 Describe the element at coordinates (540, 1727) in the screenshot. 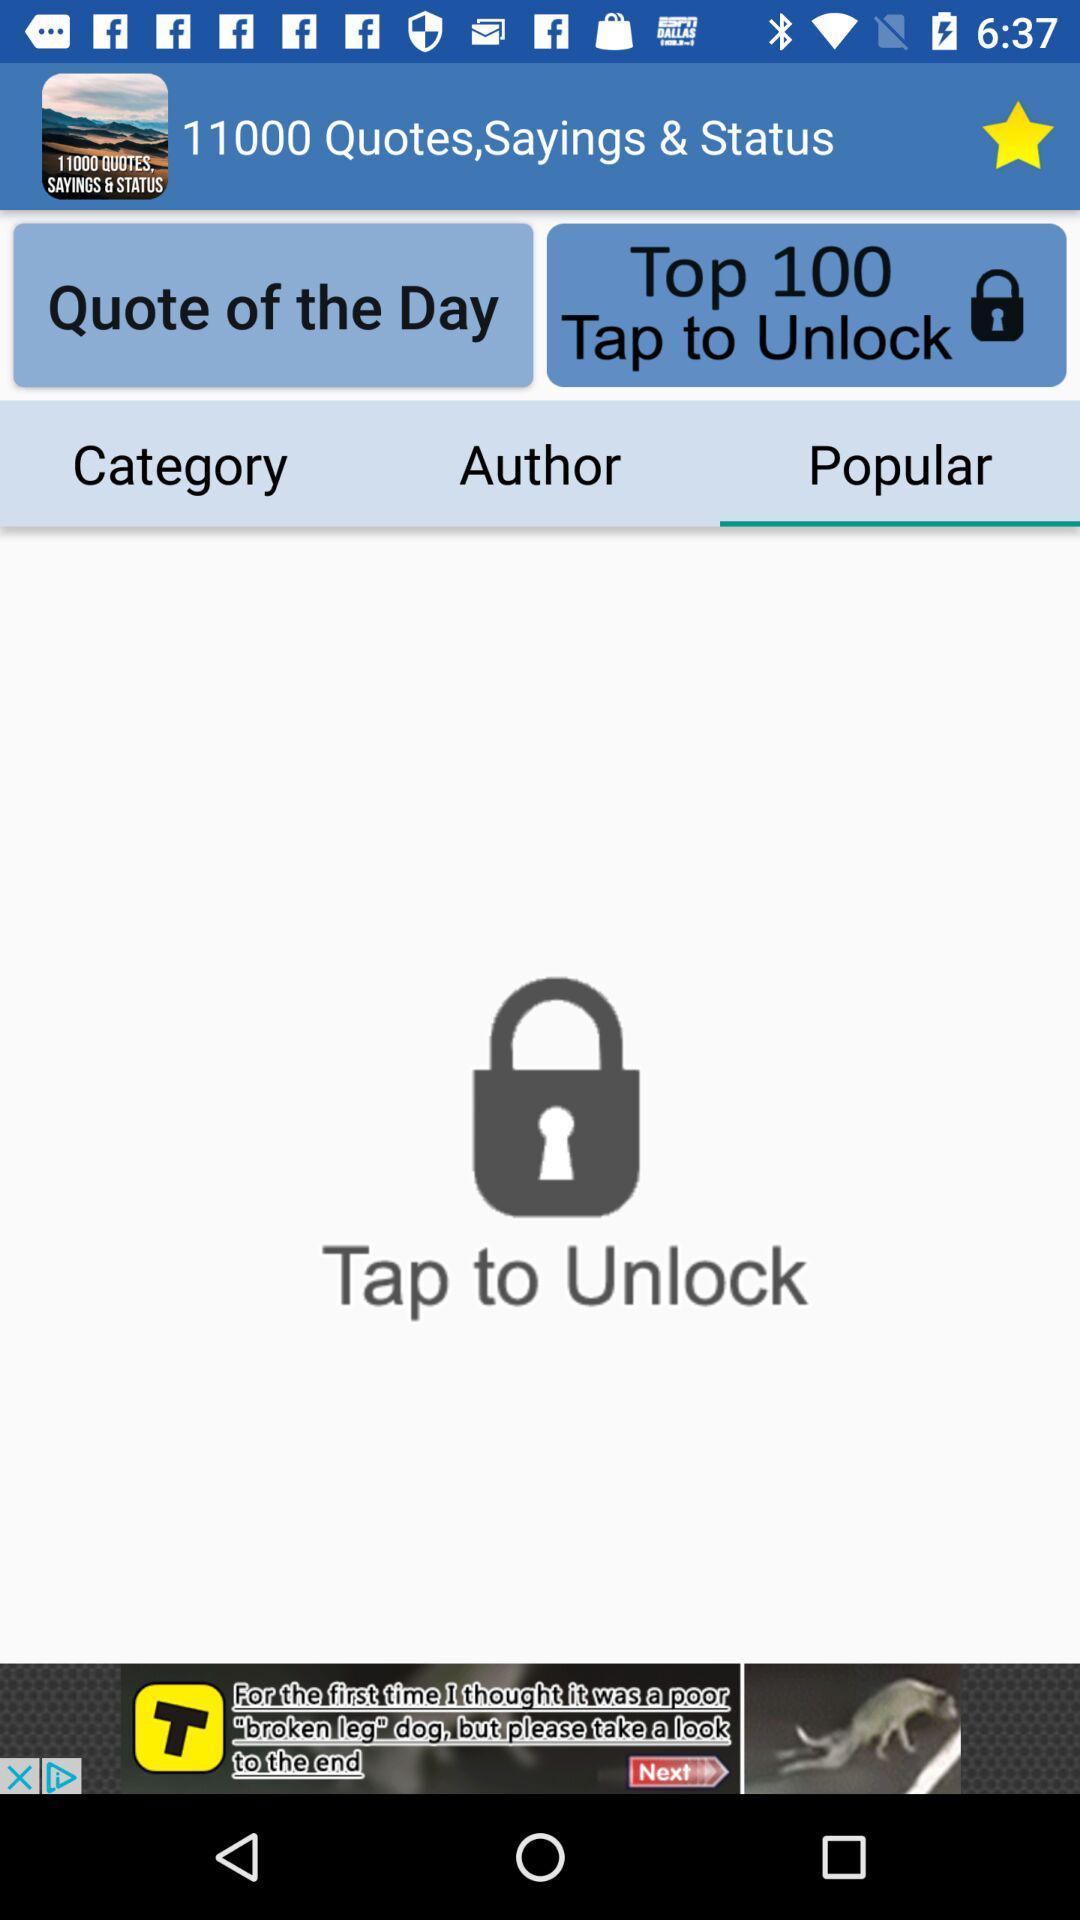

I see `click on the advertisement` at that location.